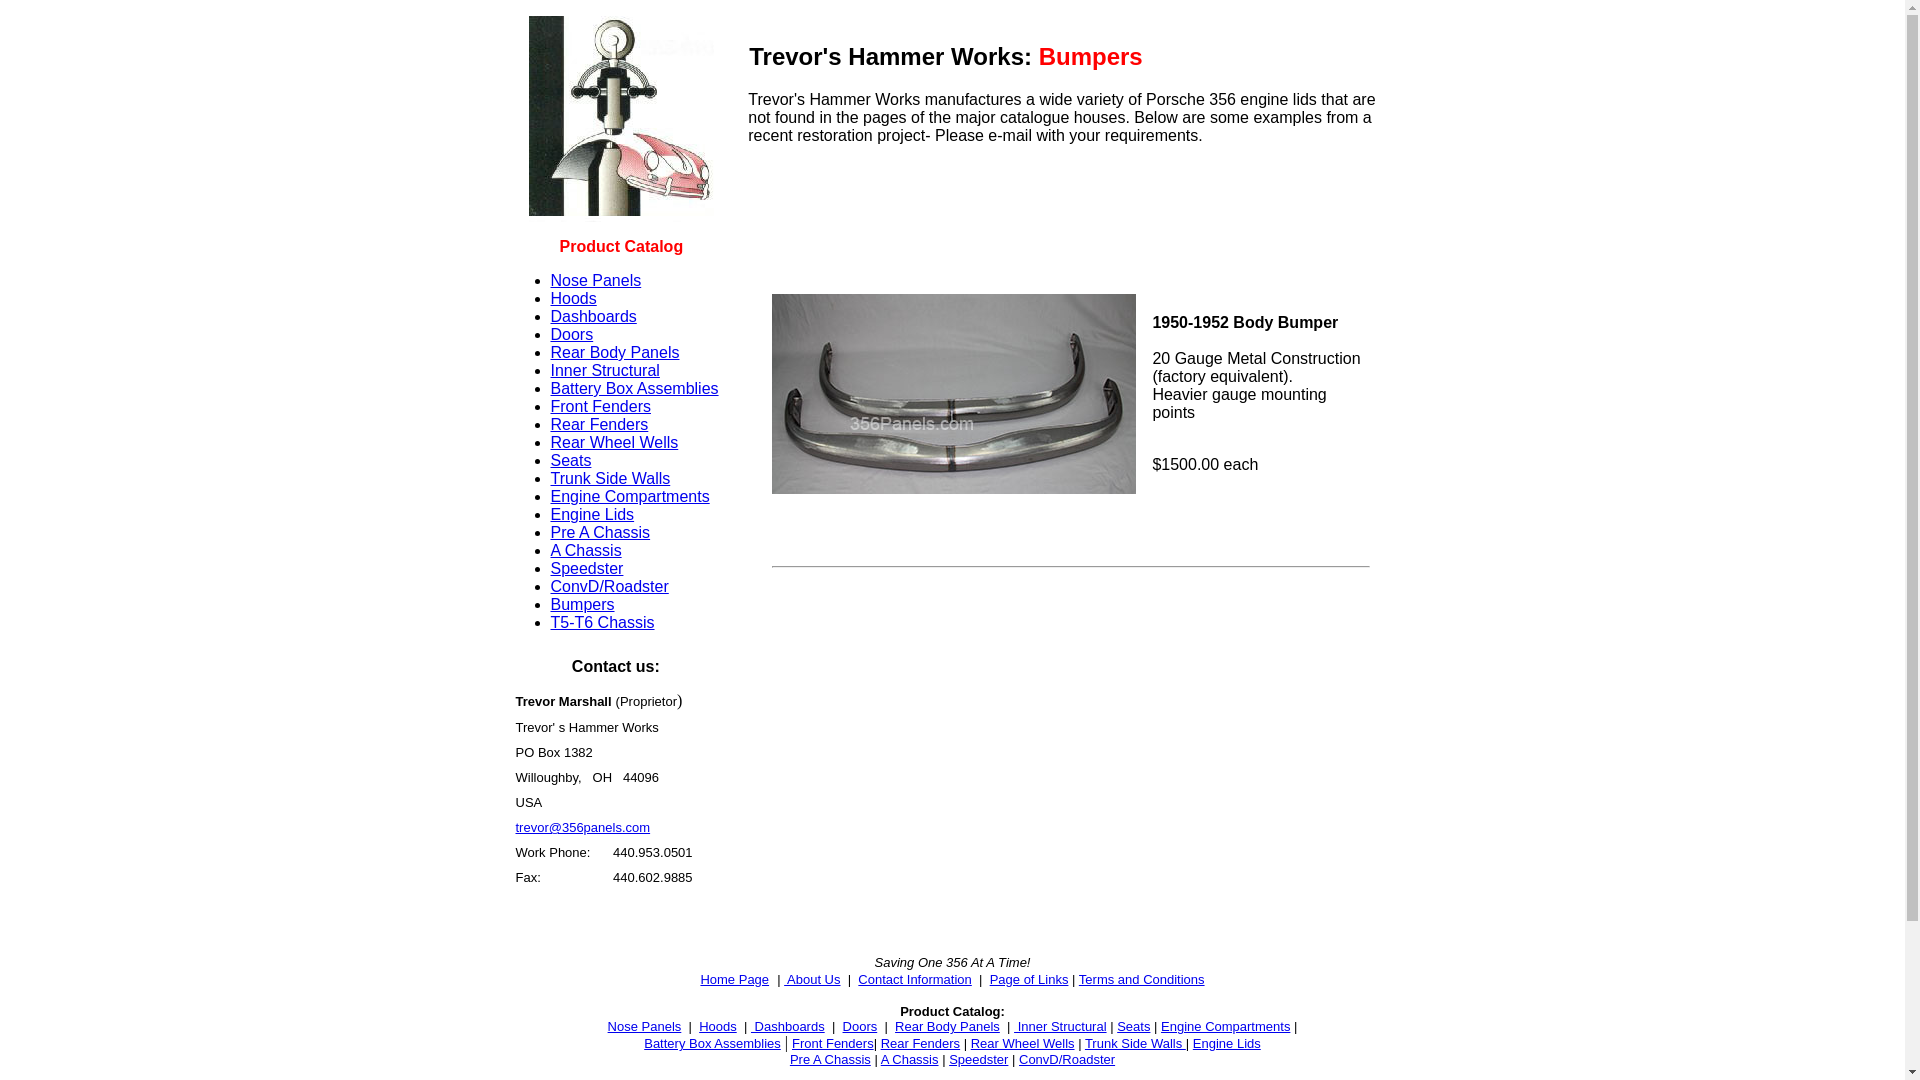 This screenshot has height=1080, width=1920. What do you see at coordinates (644, 1026) in the screenshot?
I see `'Nose Panels'` at bounding box center [644, 1026].